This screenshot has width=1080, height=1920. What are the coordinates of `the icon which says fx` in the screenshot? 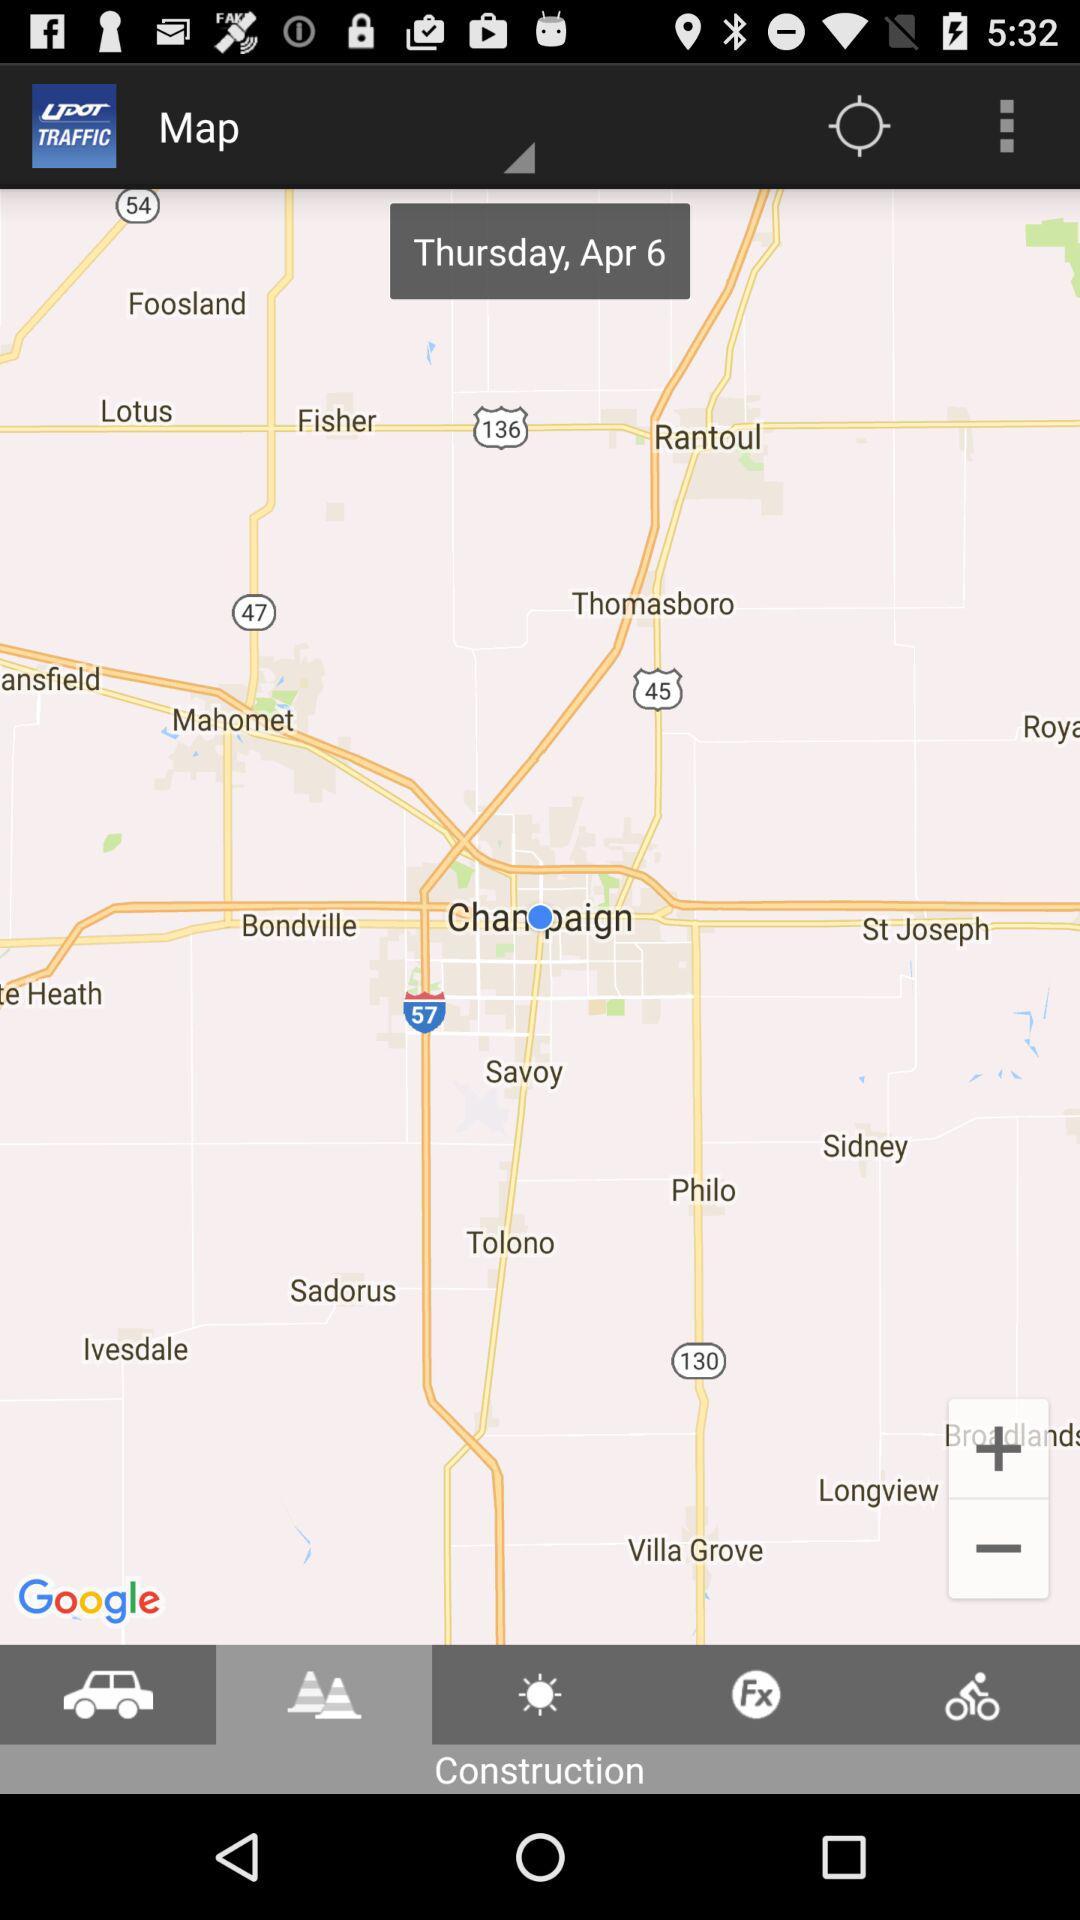 It's located at (756, 1693).